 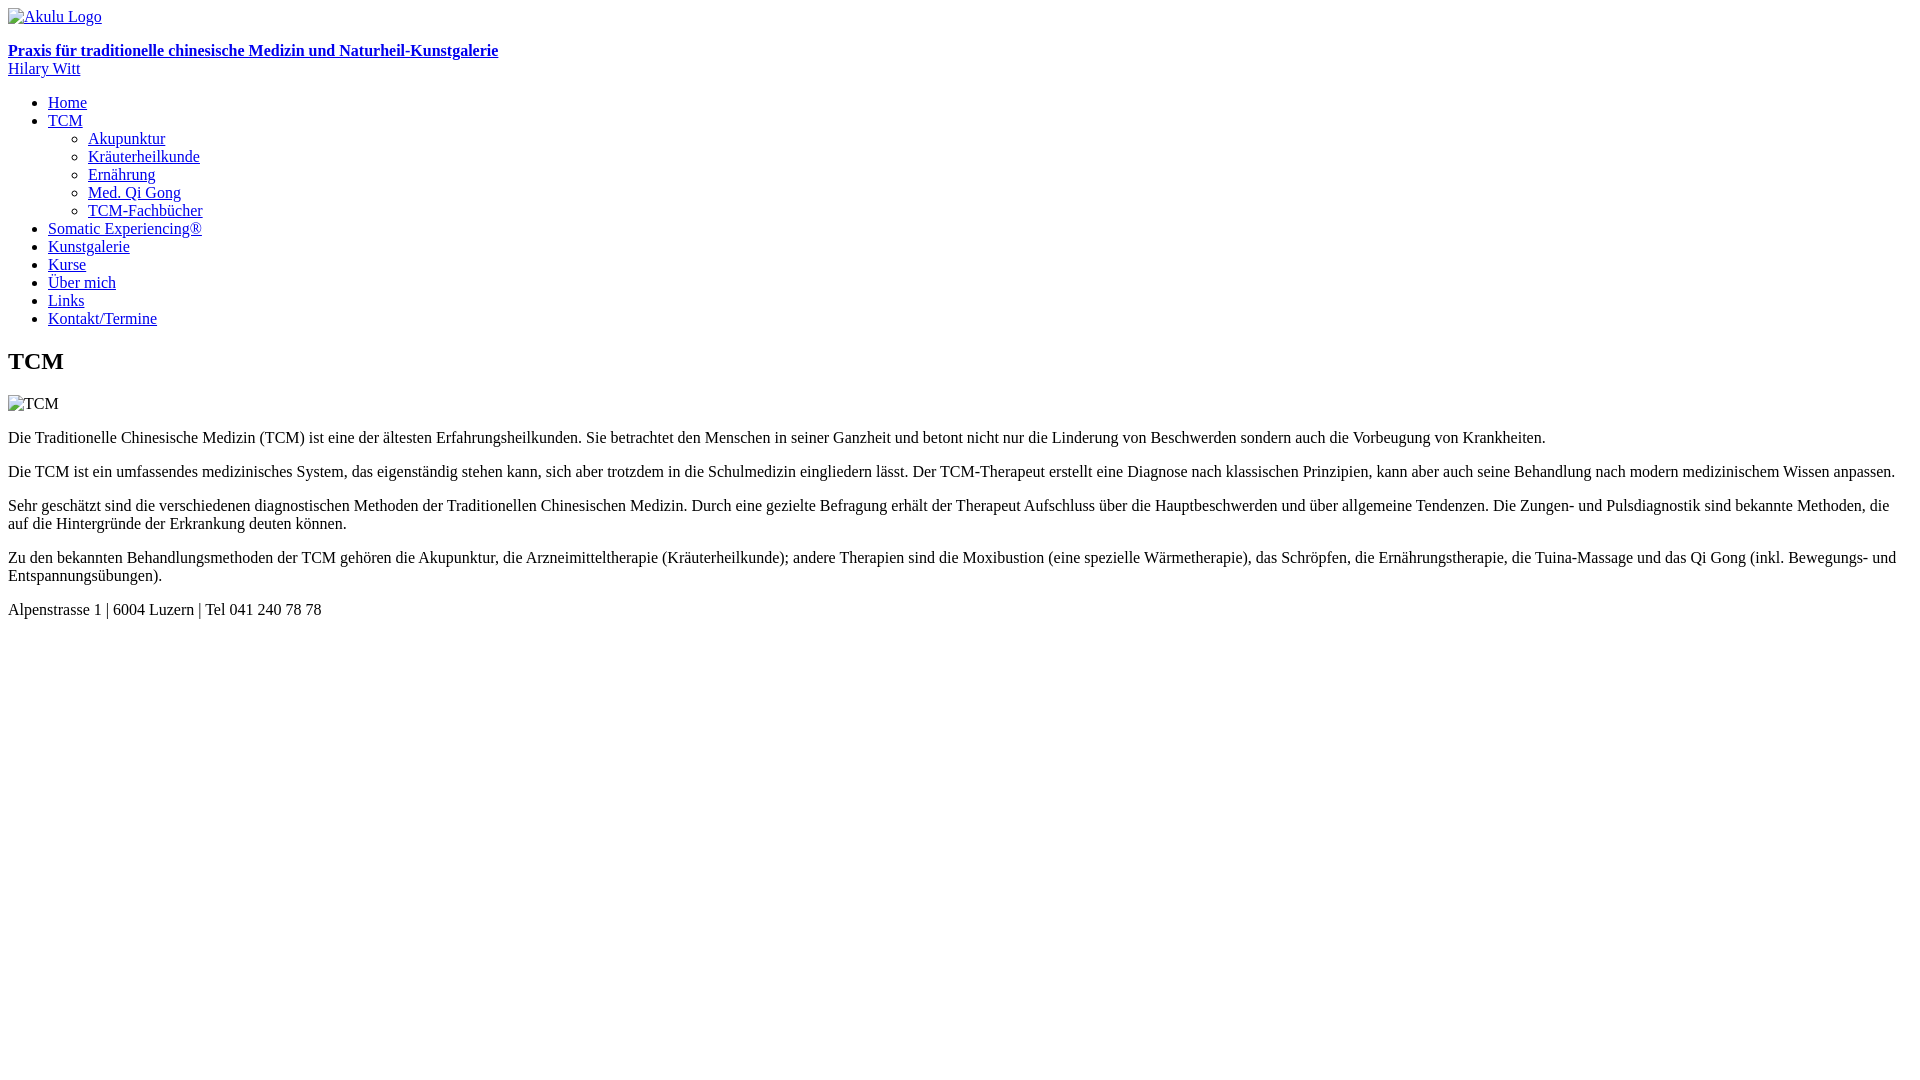 What do you see at coordinates (48, 102) in the screenshot?
I see `'Home'` at bounding box center [48, 102].